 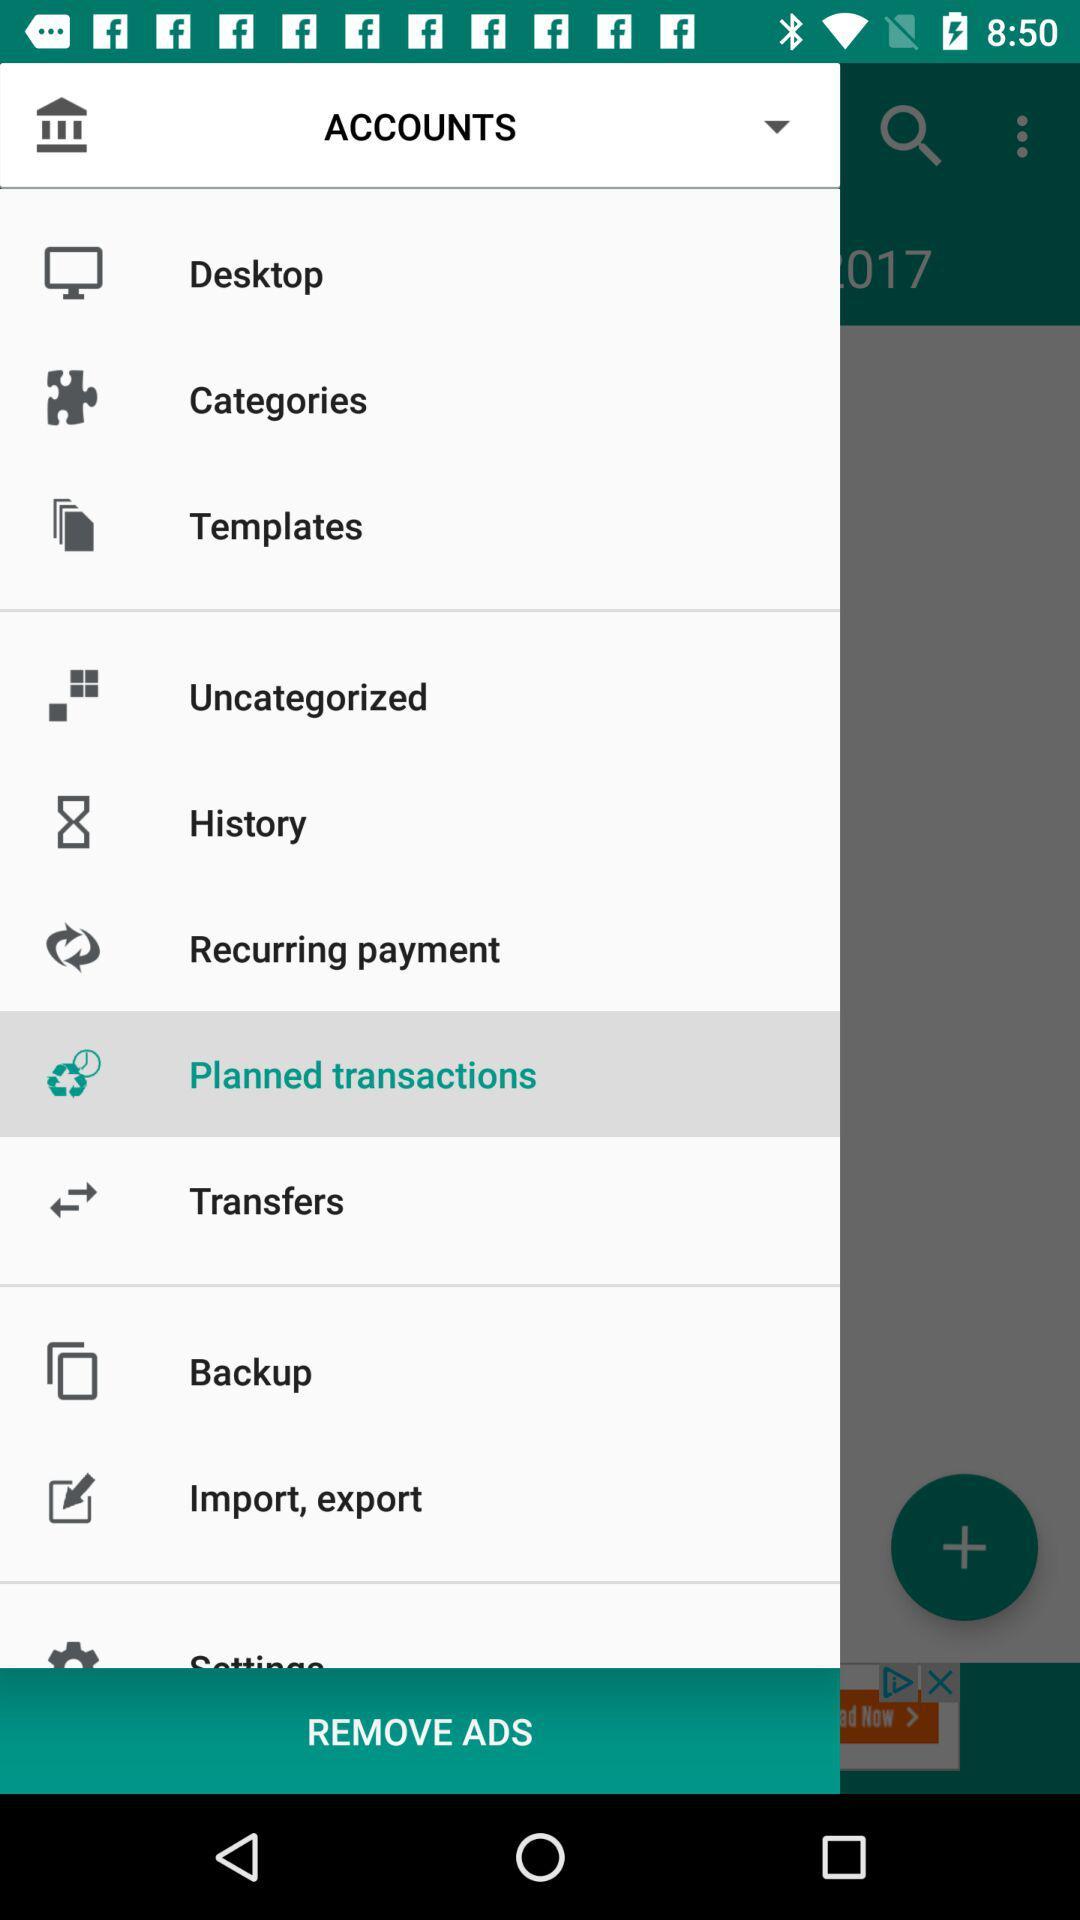 I want to click on the add icon, so click(x=963, y=1546).